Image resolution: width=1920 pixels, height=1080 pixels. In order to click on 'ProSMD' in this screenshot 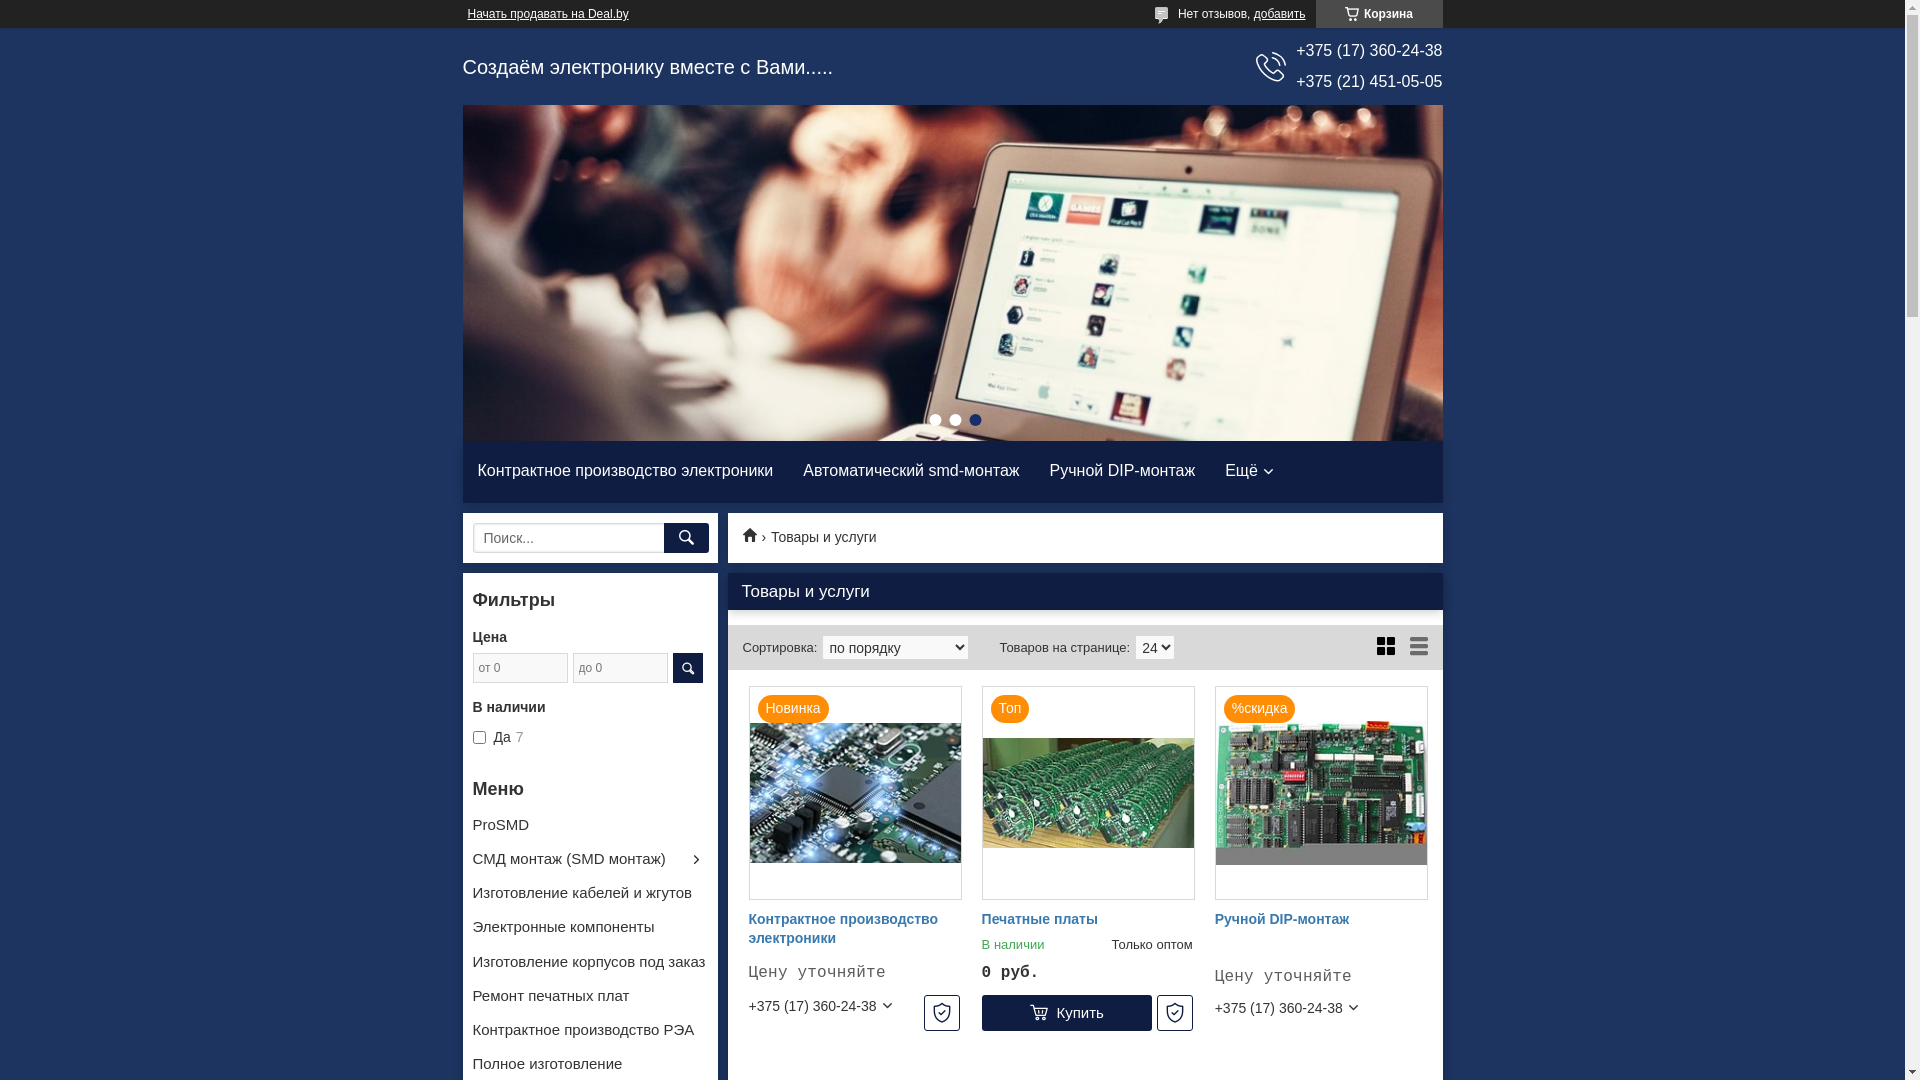, I will do `click(470, 824)`.